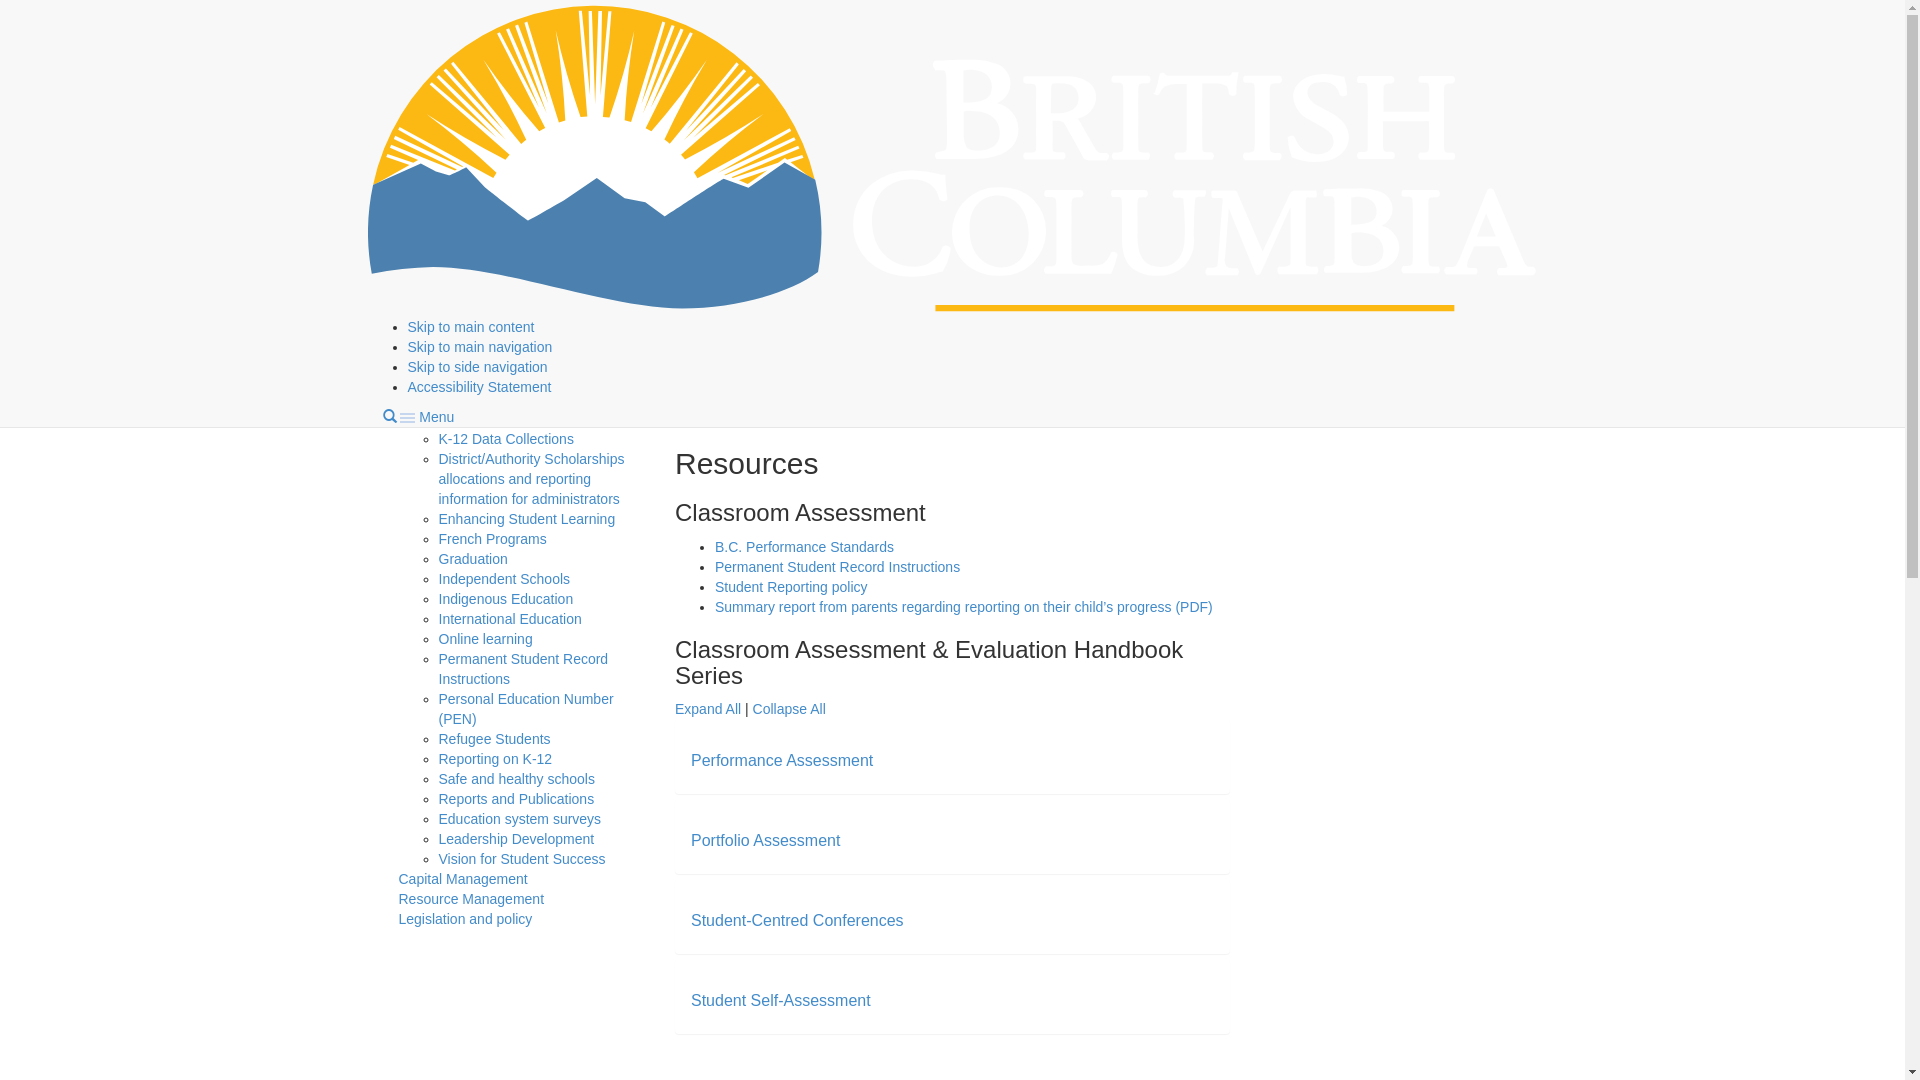  I want to click on 'Vision for Student Success', so click(521, 858).